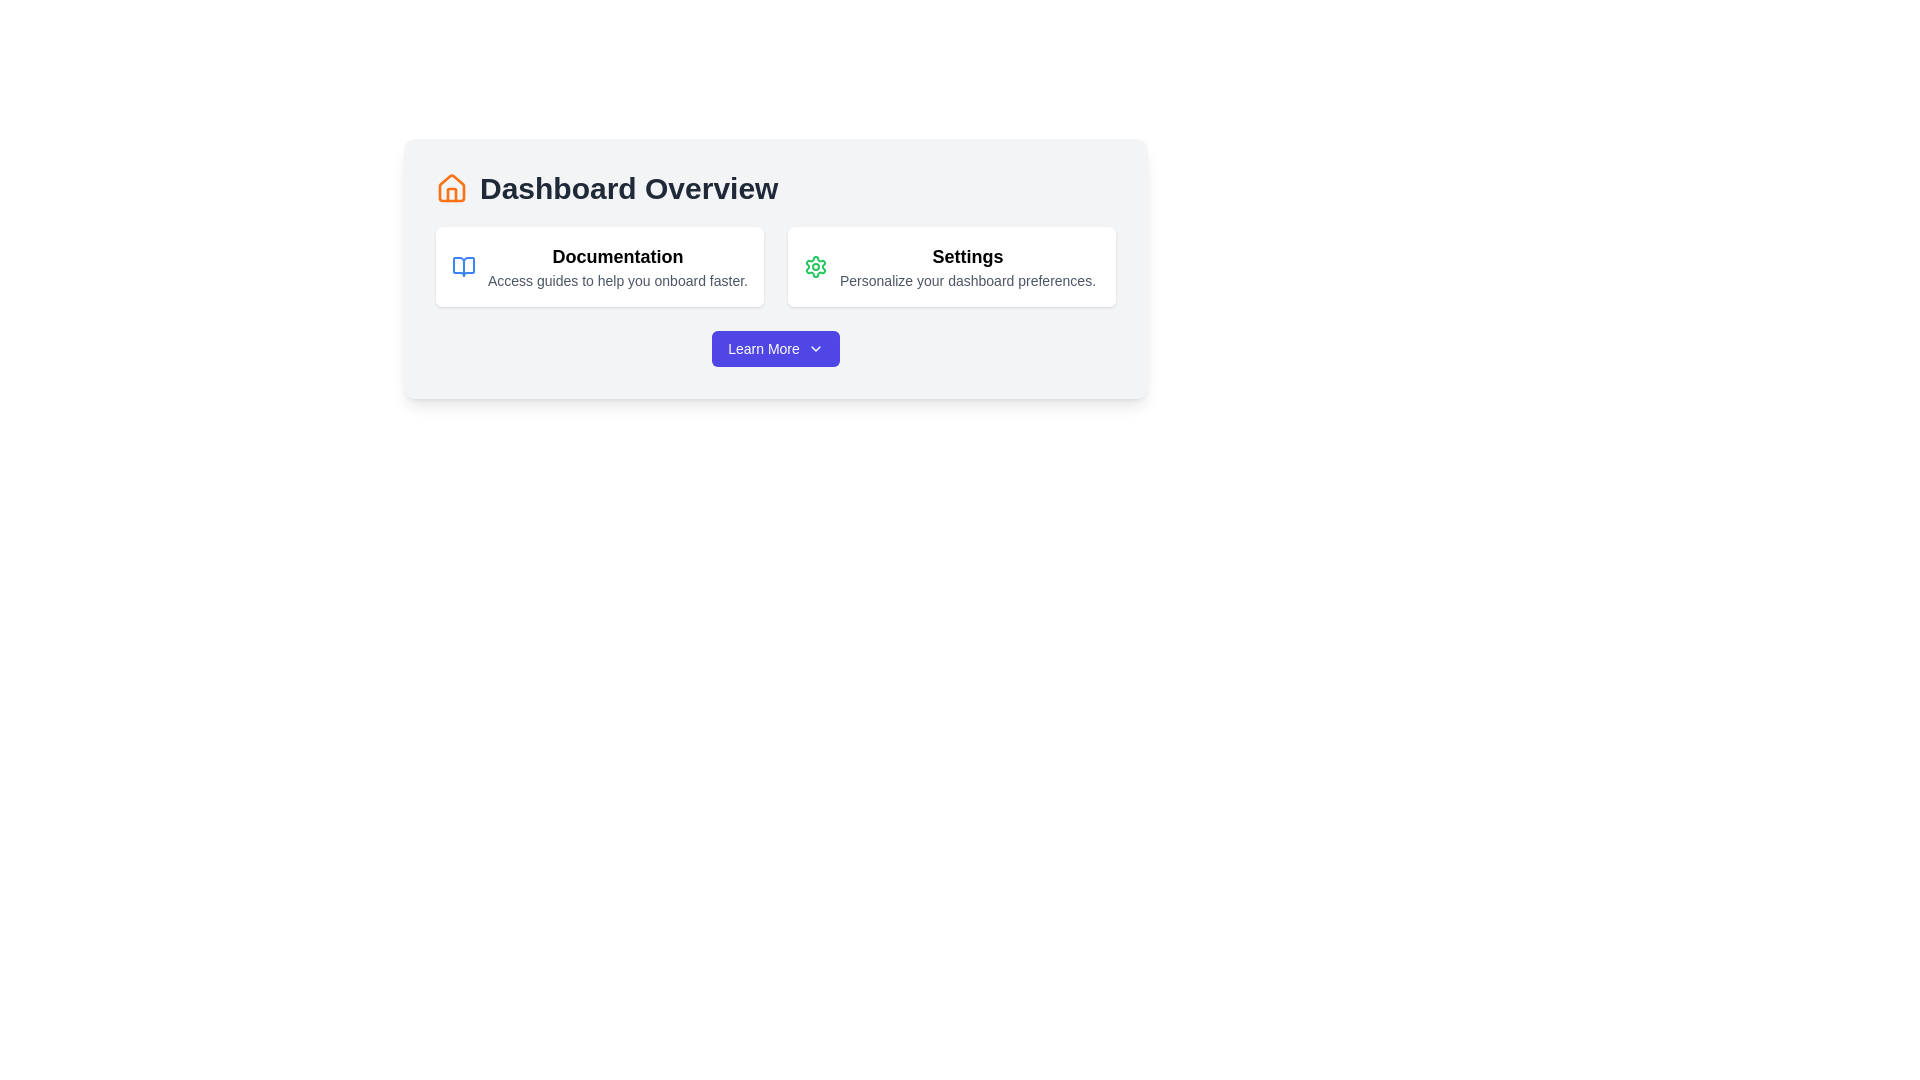  Describe the element at coordinates (450, 188) in the screenshot. I see `the dashboard icon located in the upper-left corner of the interface, to the left of the 'Dashboard Overview' title` at that location.